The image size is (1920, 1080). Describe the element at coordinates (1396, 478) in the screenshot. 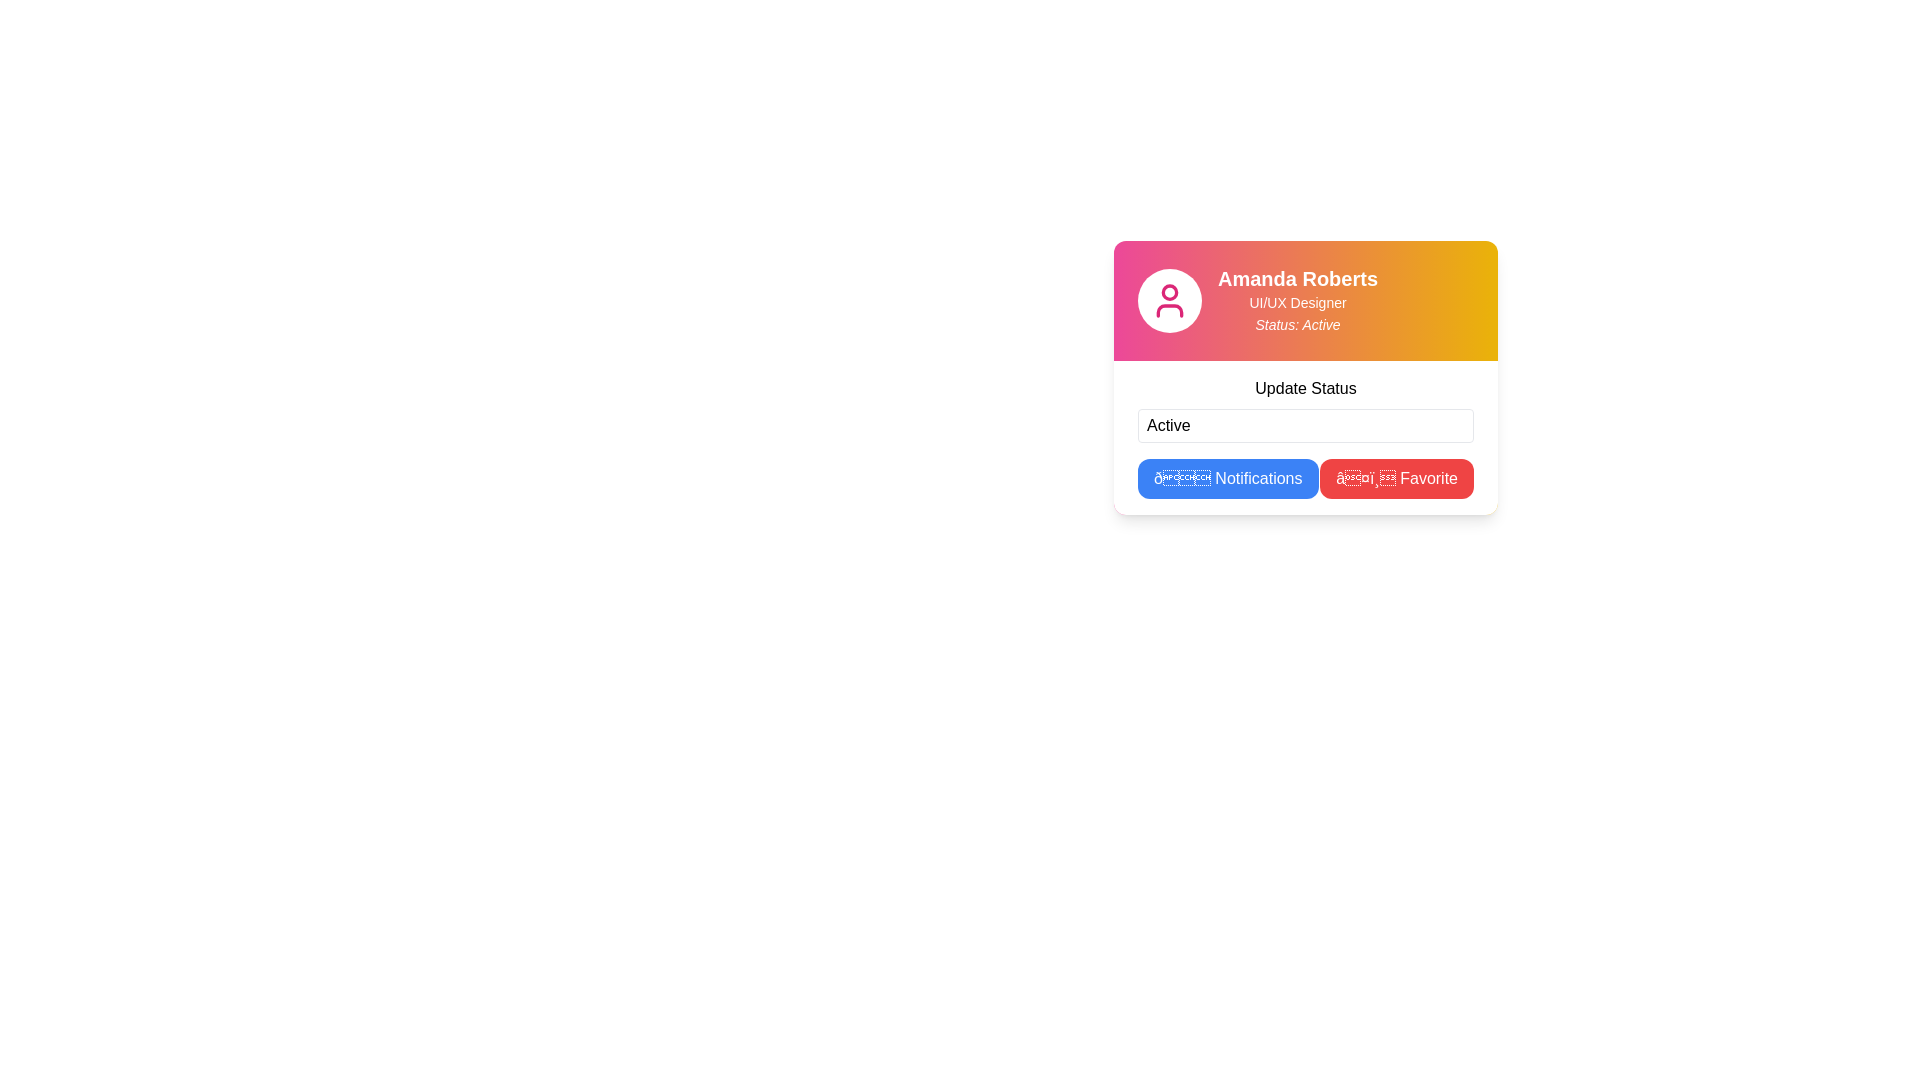

I see `the favorite button located on the right-hand side of the button group, positioned below the 'Update Status' input field` at that location.